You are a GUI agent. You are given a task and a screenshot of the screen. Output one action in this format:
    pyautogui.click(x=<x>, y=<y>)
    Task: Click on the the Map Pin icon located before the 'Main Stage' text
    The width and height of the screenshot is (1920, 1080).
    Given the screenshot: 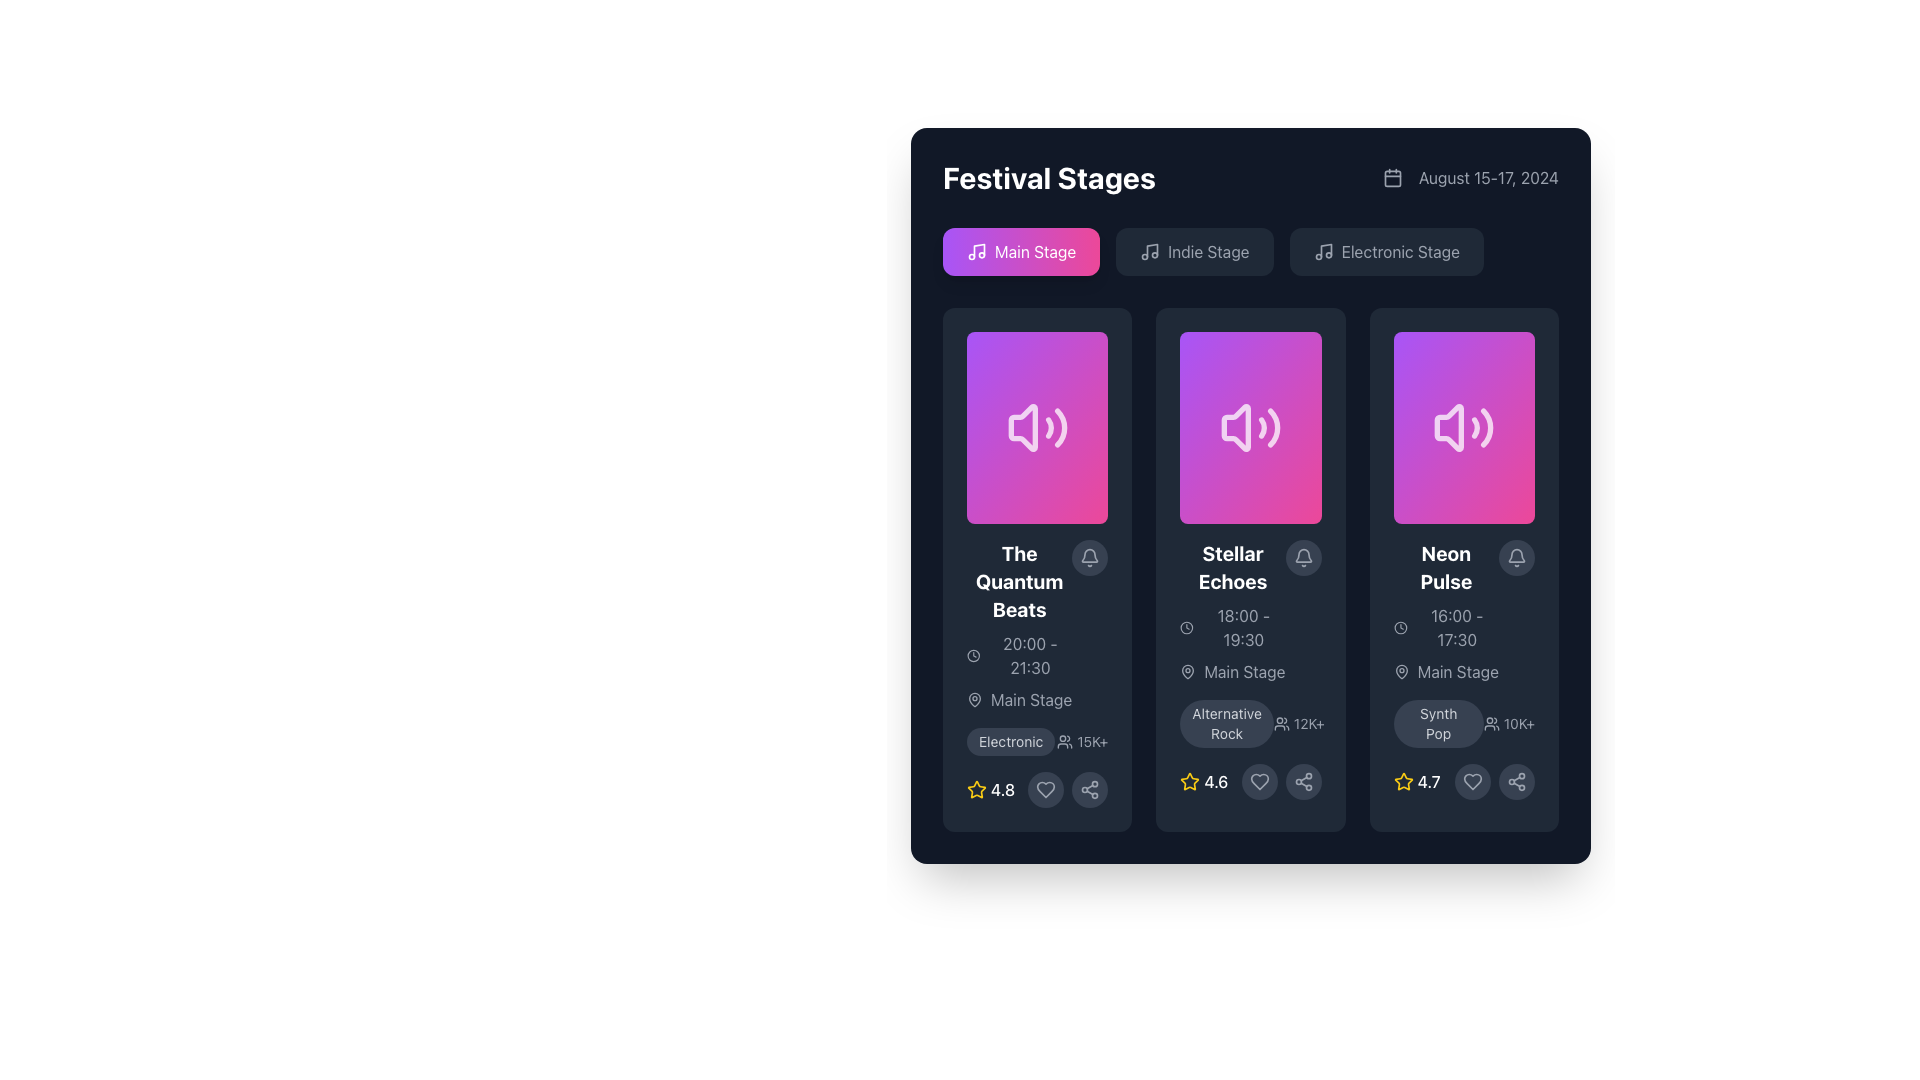 What is the action you would take?
    pyautogui.click(x=1400, y=671)
    